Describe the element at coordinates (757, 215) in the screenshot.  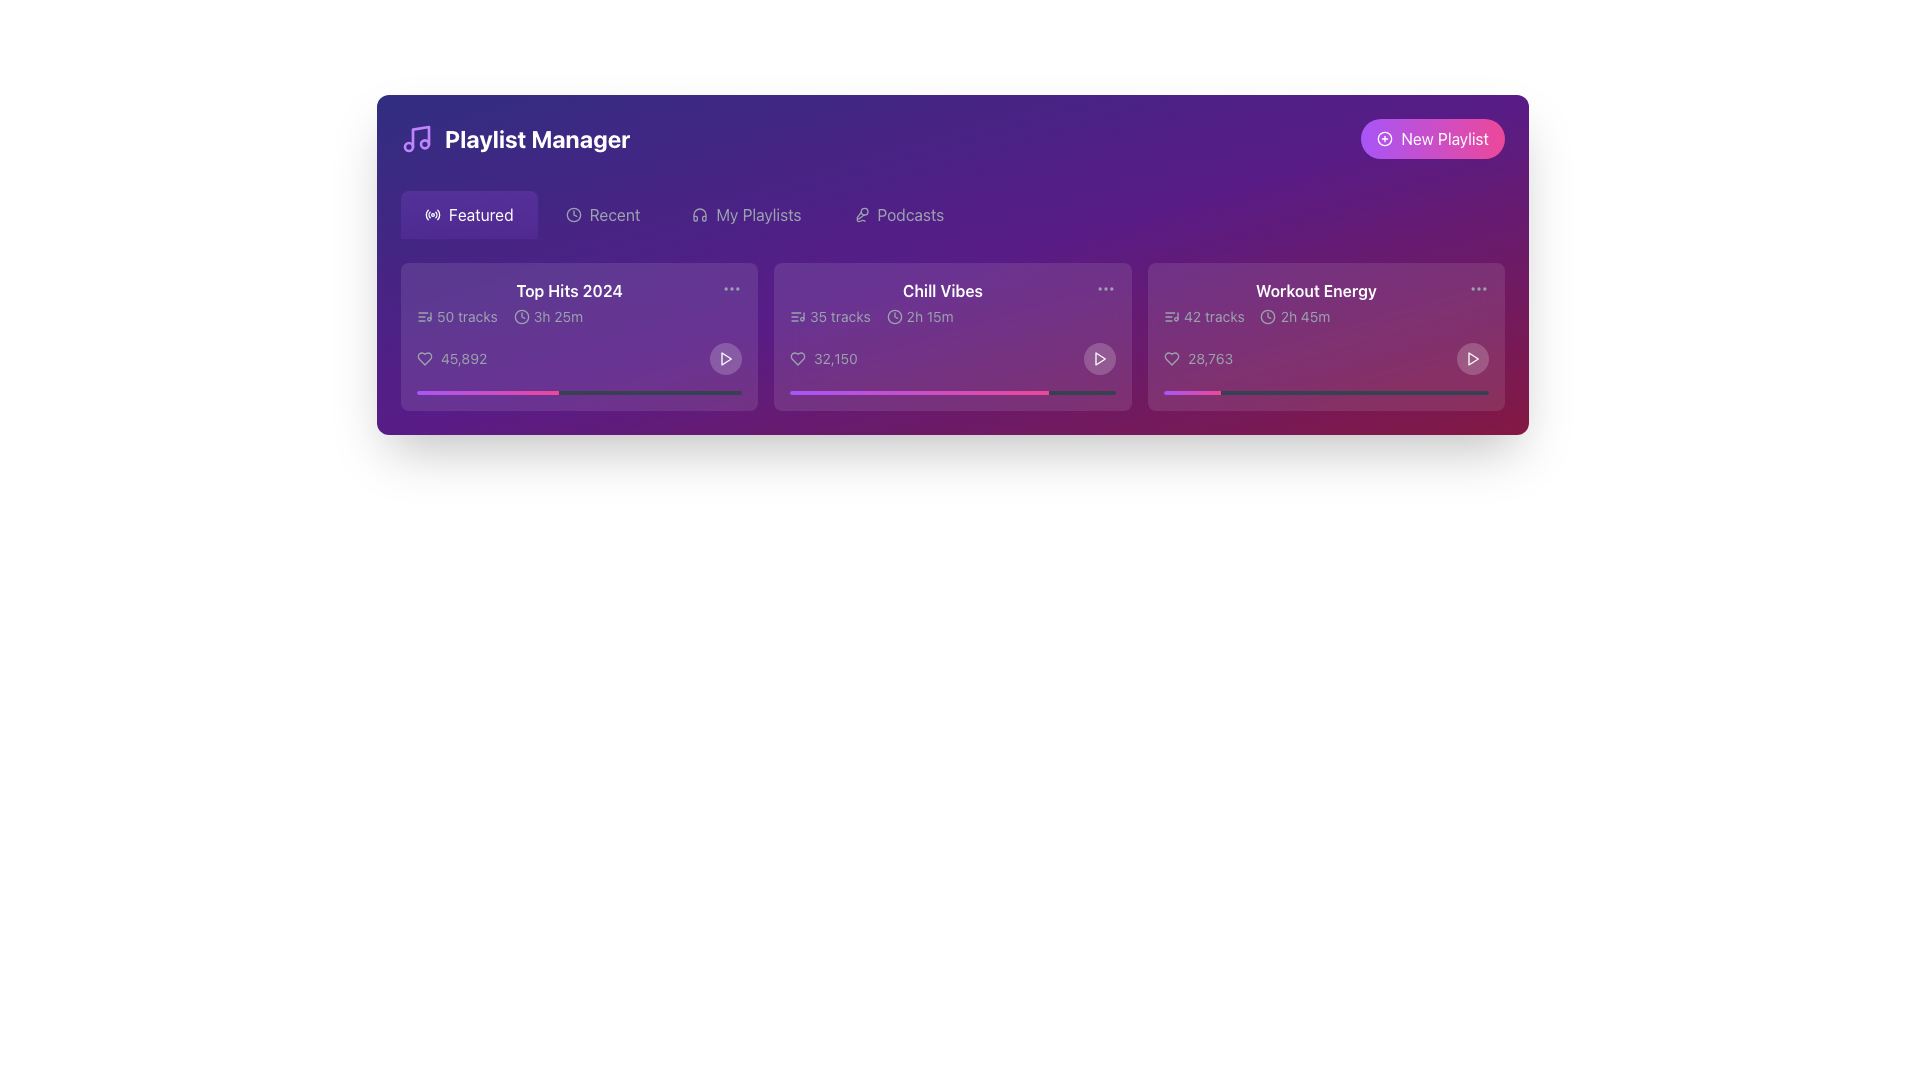
I see `the text label in the navigation menu that serves as a link to manage or view personal playlists, positioned third from the left` at that location.